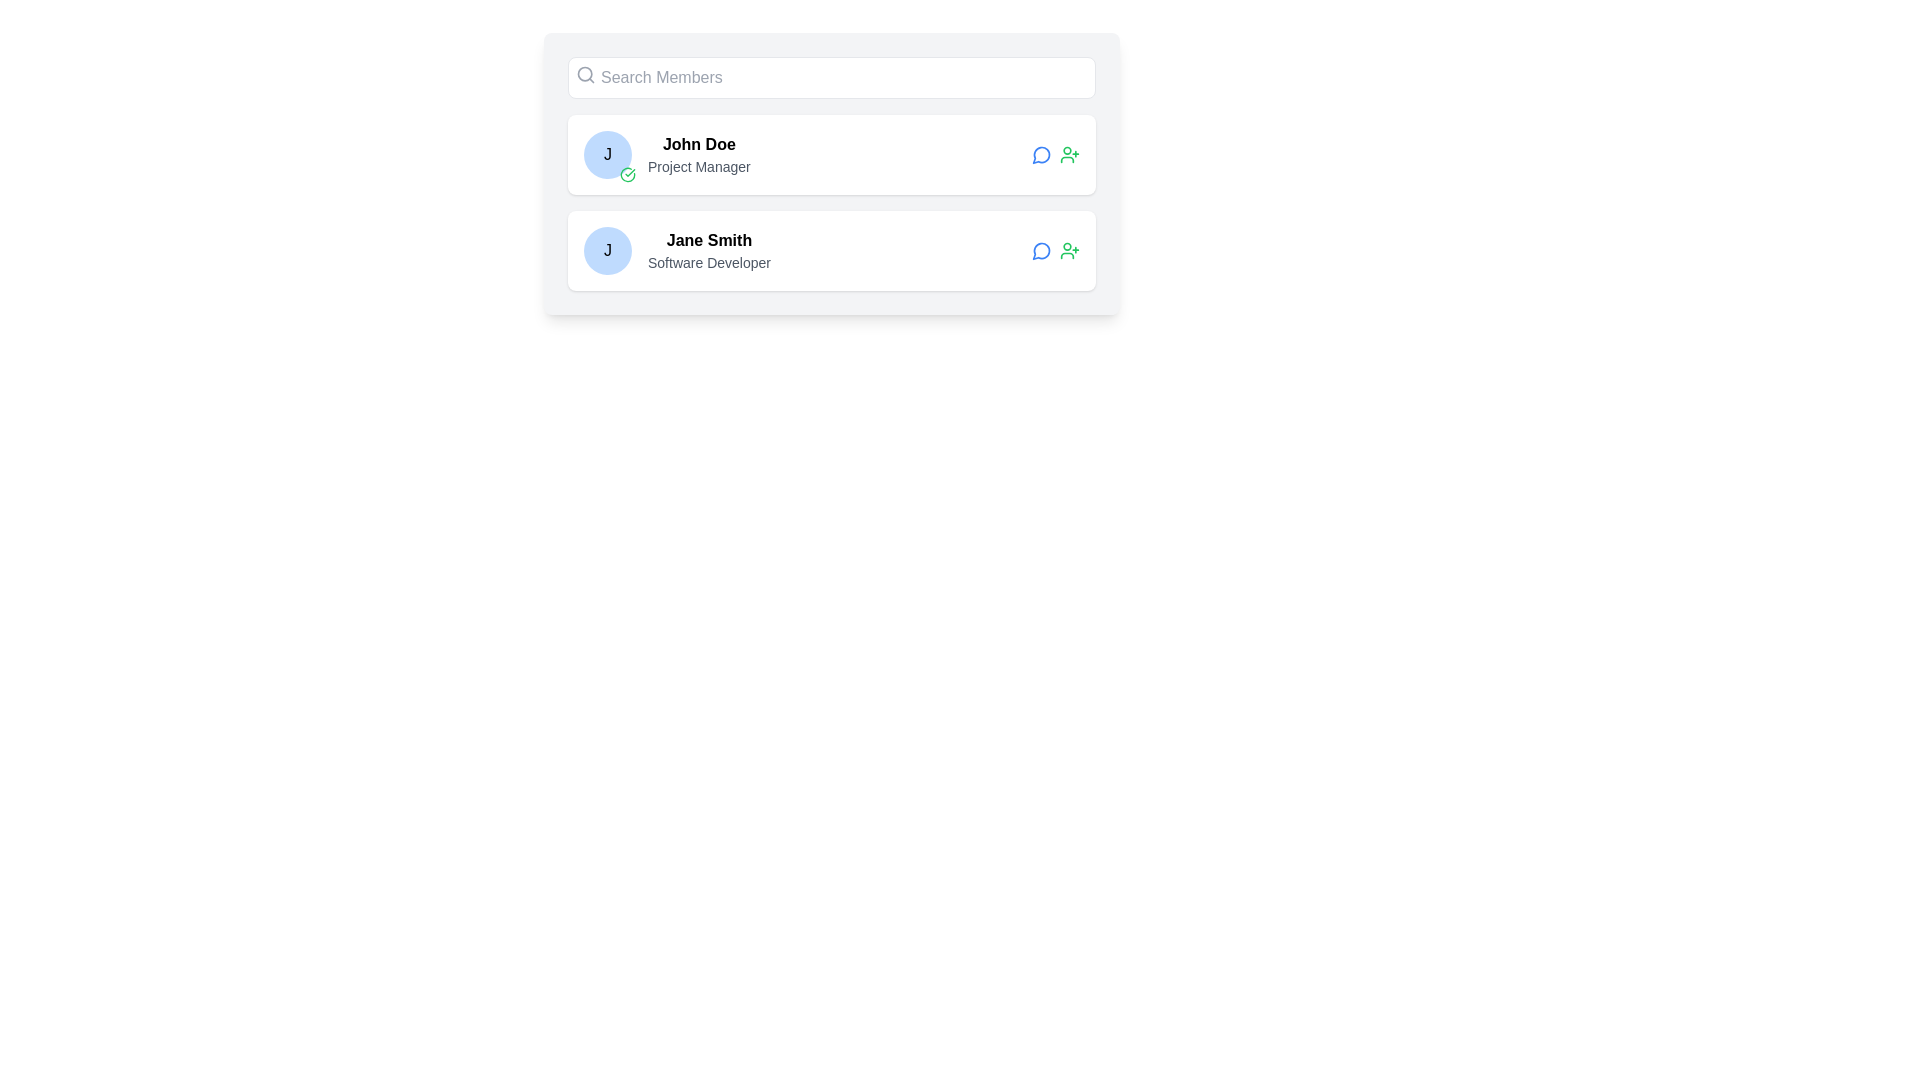  What do you see at coordinates (709, 261) in the screenshot?
I see `the static text displaying 'Software Developer' associated with 'Jane Smith', which is positioned directly below 'Jane Smith' and aligned to the left within the second user list entry` at bounding box center [709, 261].